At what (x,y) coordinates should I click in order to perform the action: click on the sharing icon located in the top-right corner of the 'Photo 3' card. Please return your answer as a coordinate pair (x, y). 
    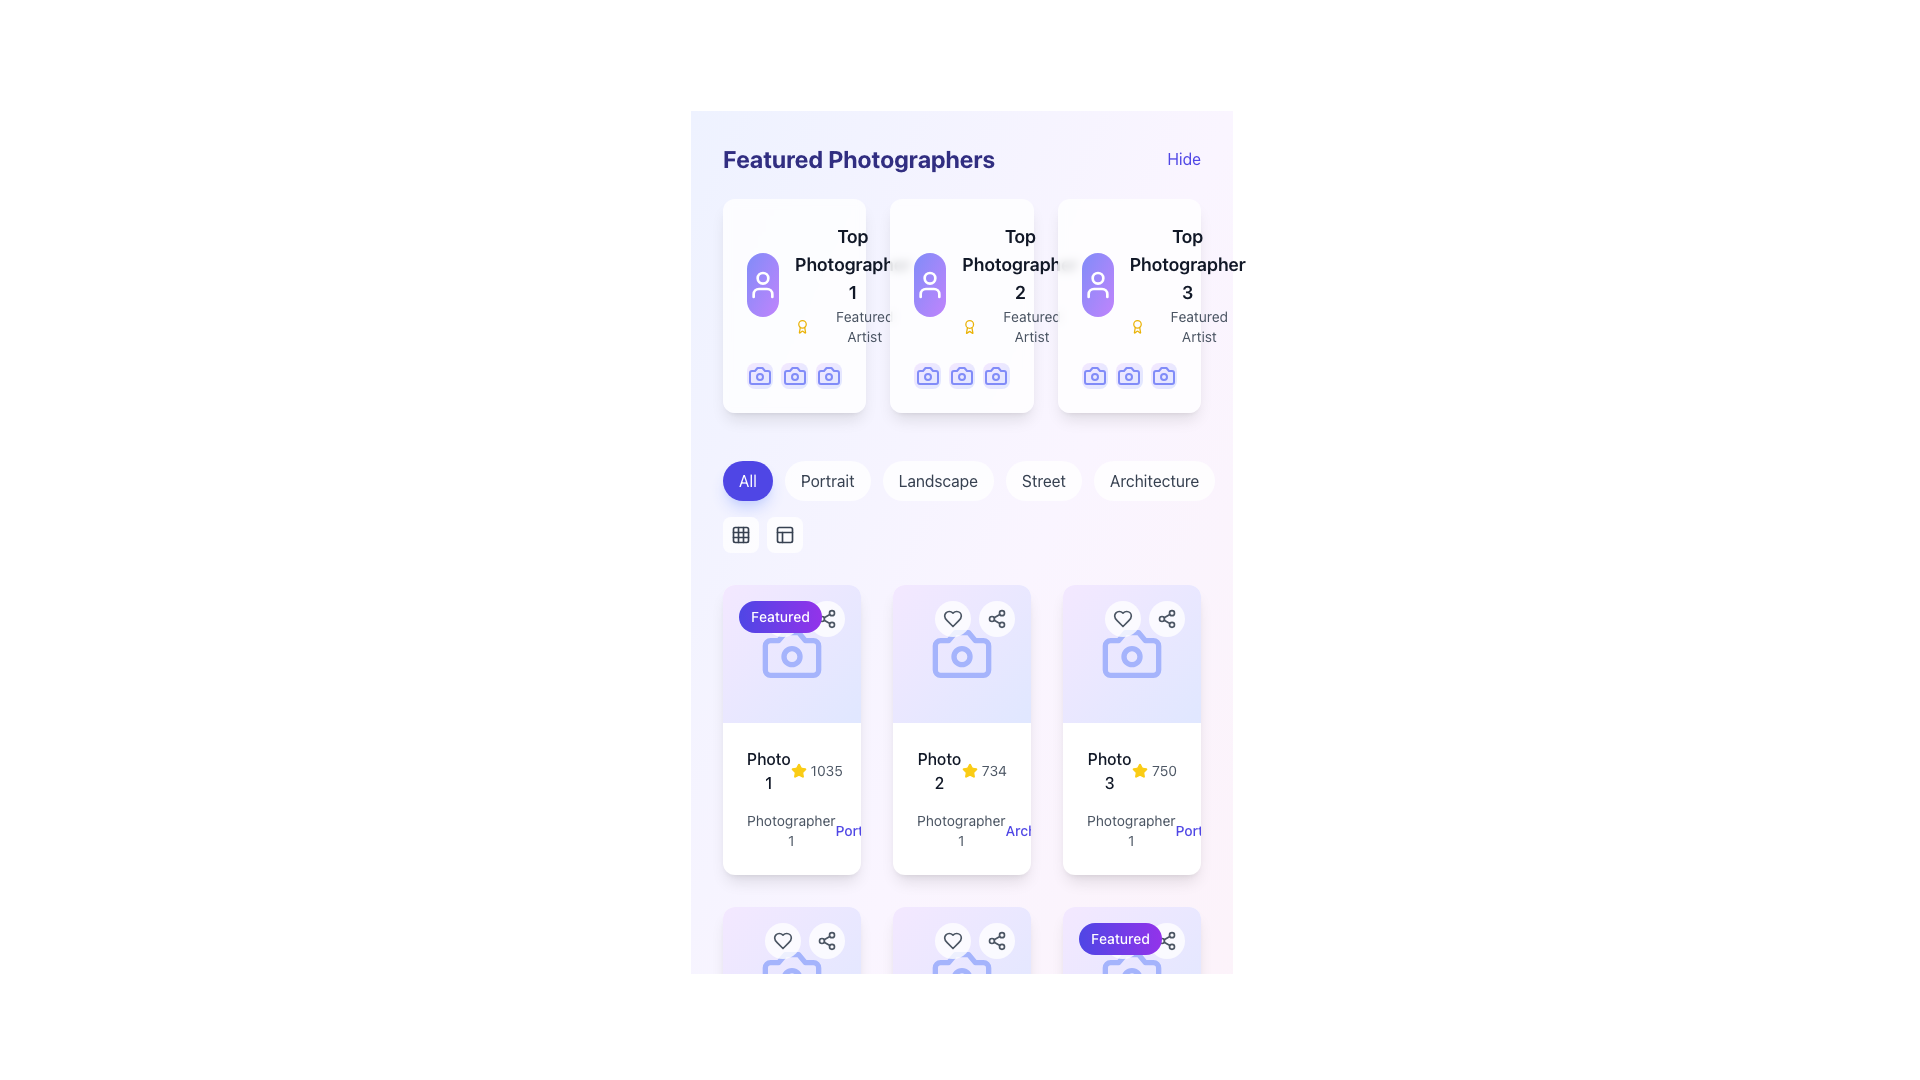
    Looking at the image, I should click on (1166, 941).